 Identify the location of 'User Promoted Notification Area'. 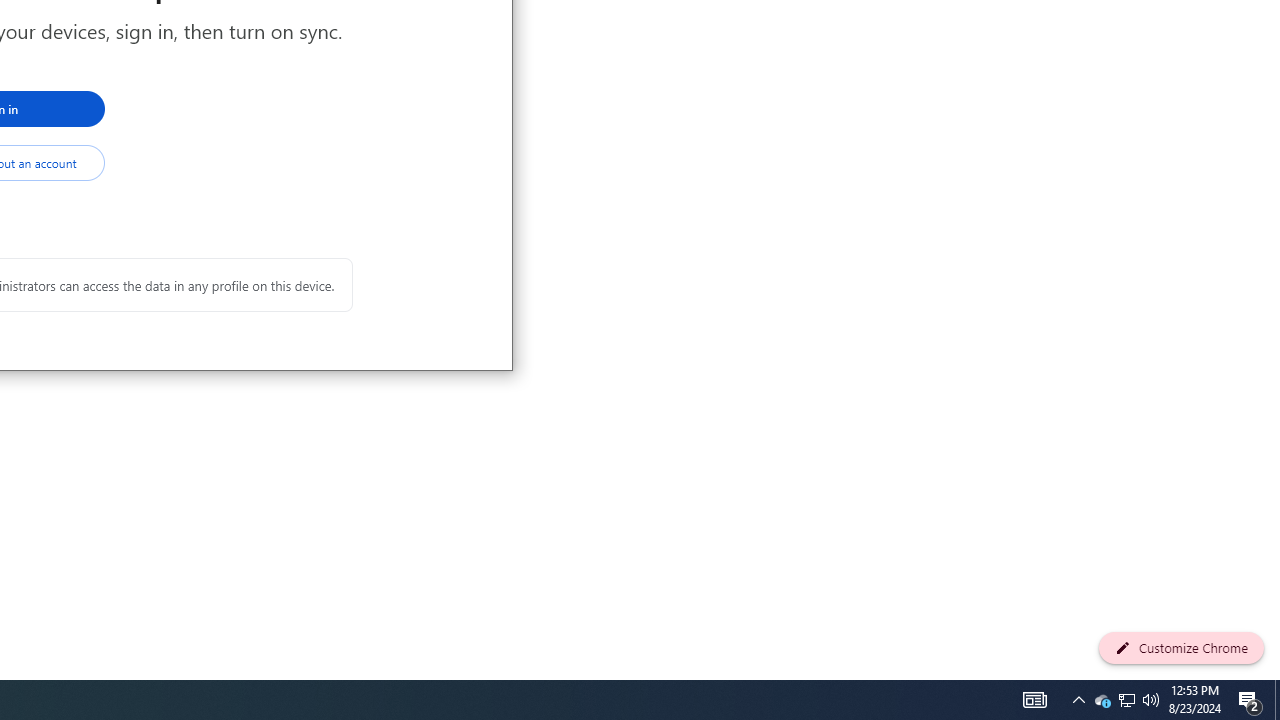
(1101, 698).